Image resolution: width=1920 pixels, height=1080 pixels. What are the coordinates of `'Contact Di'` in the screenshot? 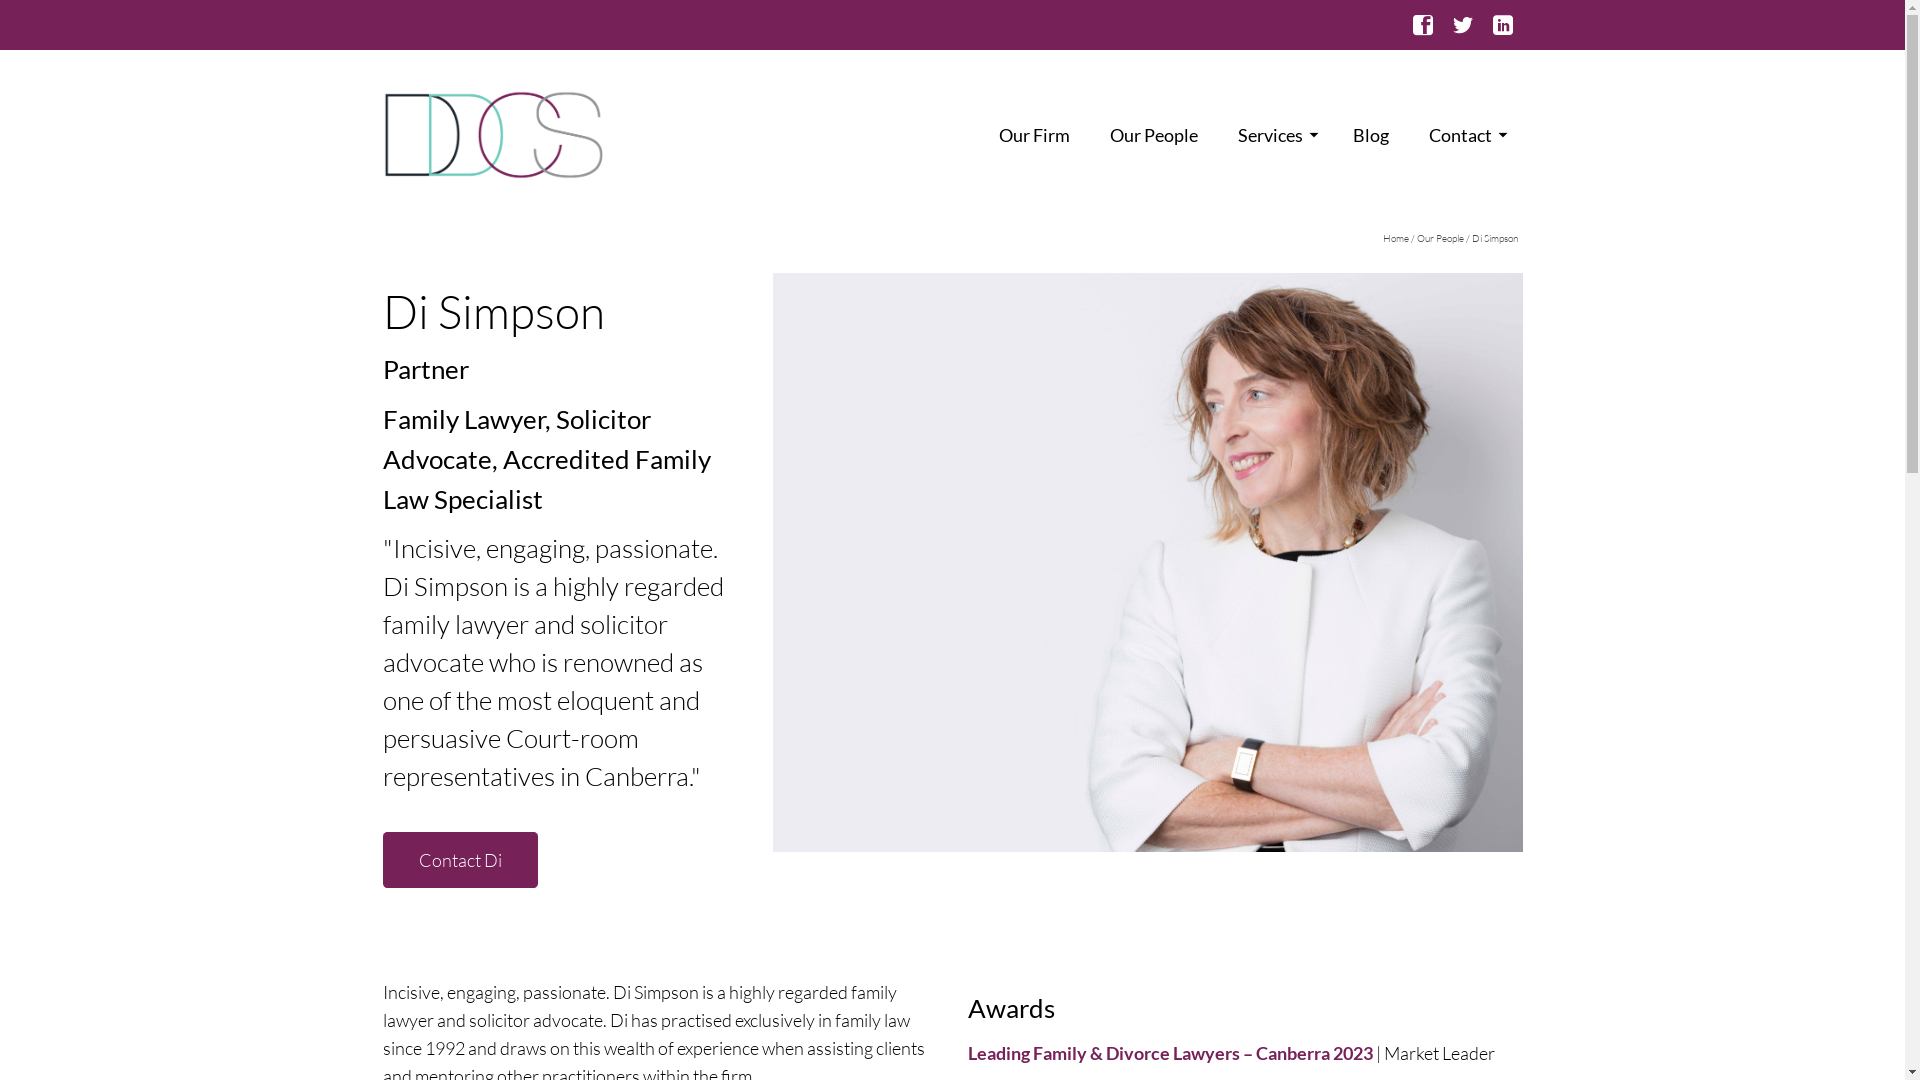 It's located at (458, 859).